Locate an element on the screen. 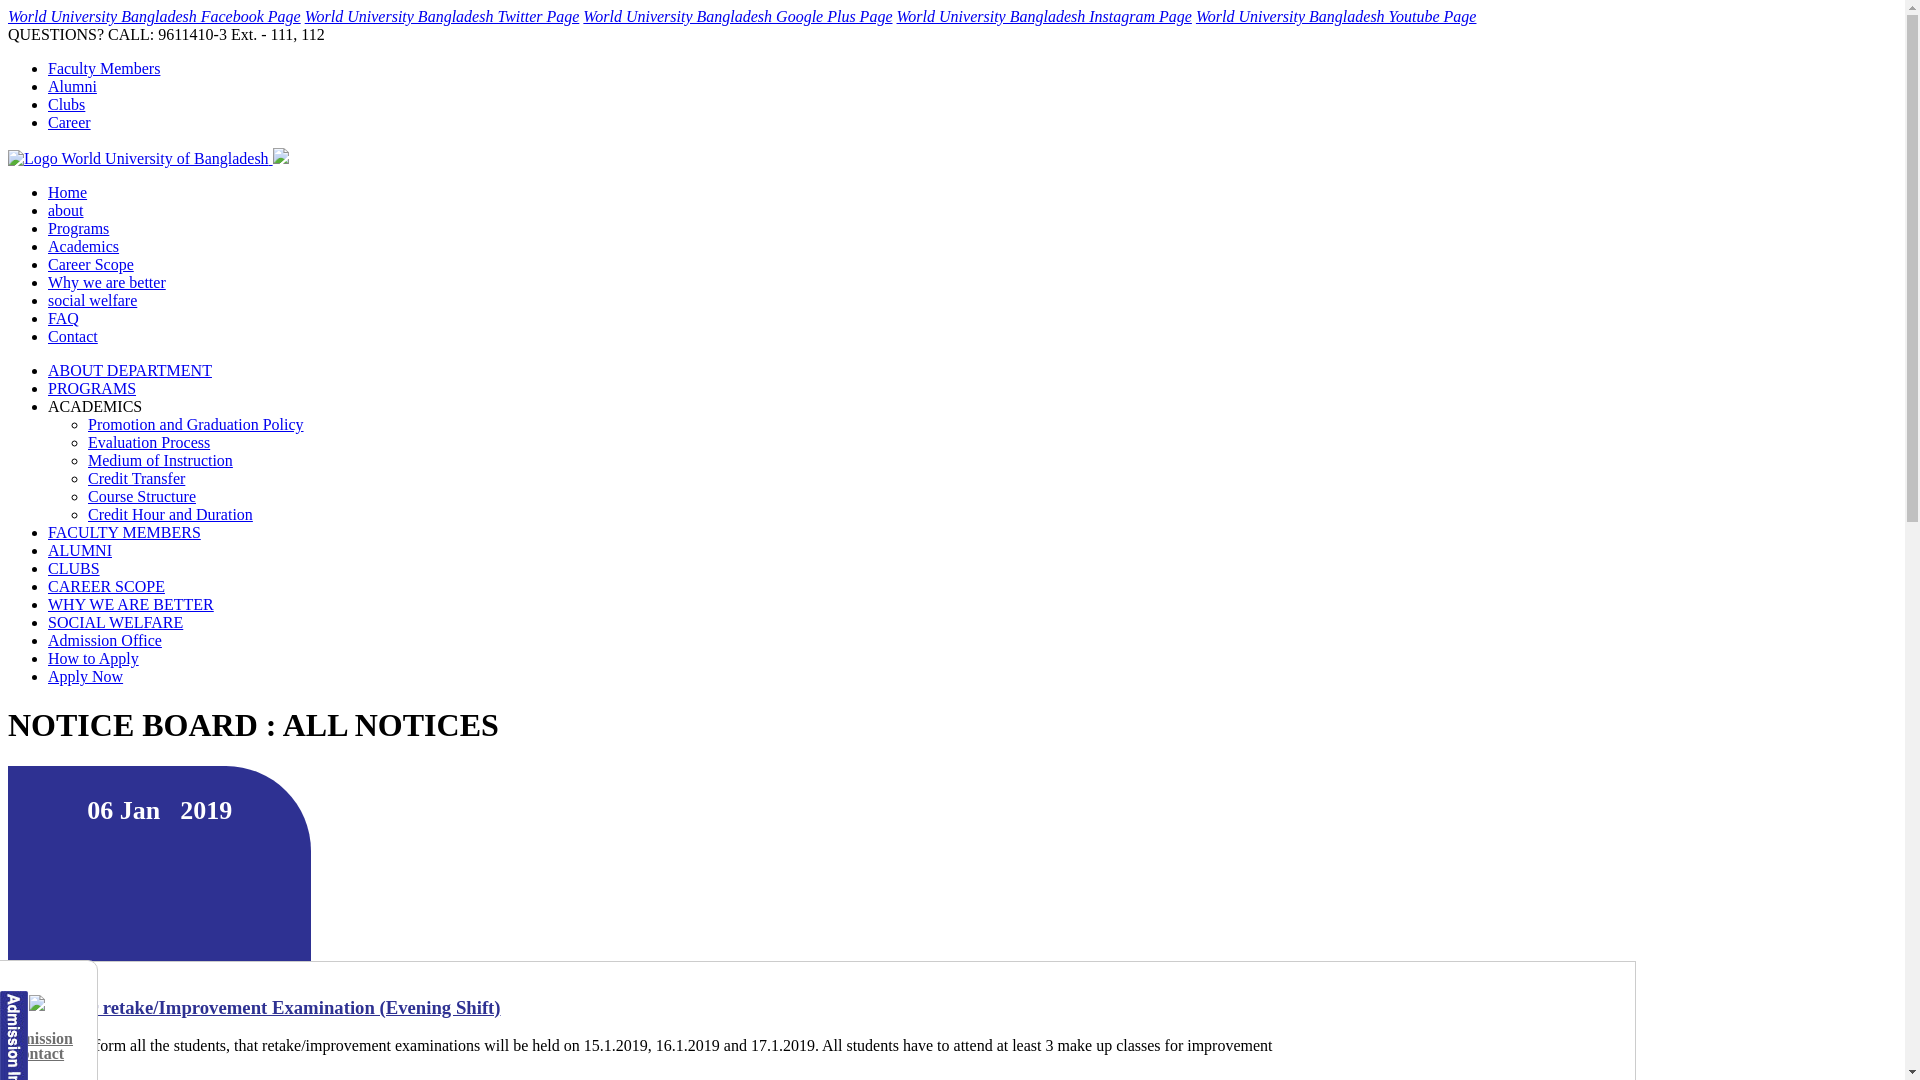  'Career Scope' is located at coordinates (90, 263).